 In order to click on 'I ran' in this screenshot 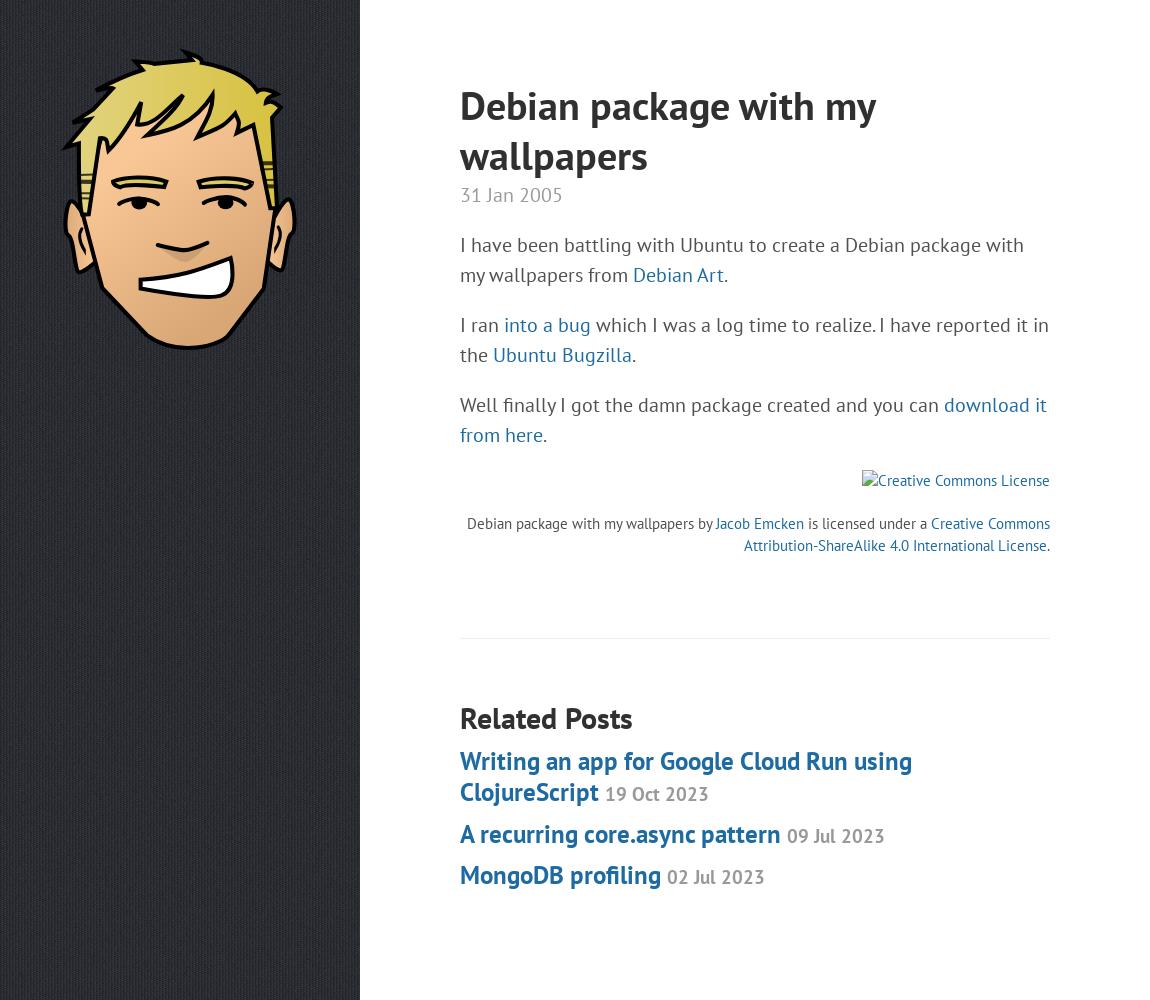, I will do `click(481, 324)`.